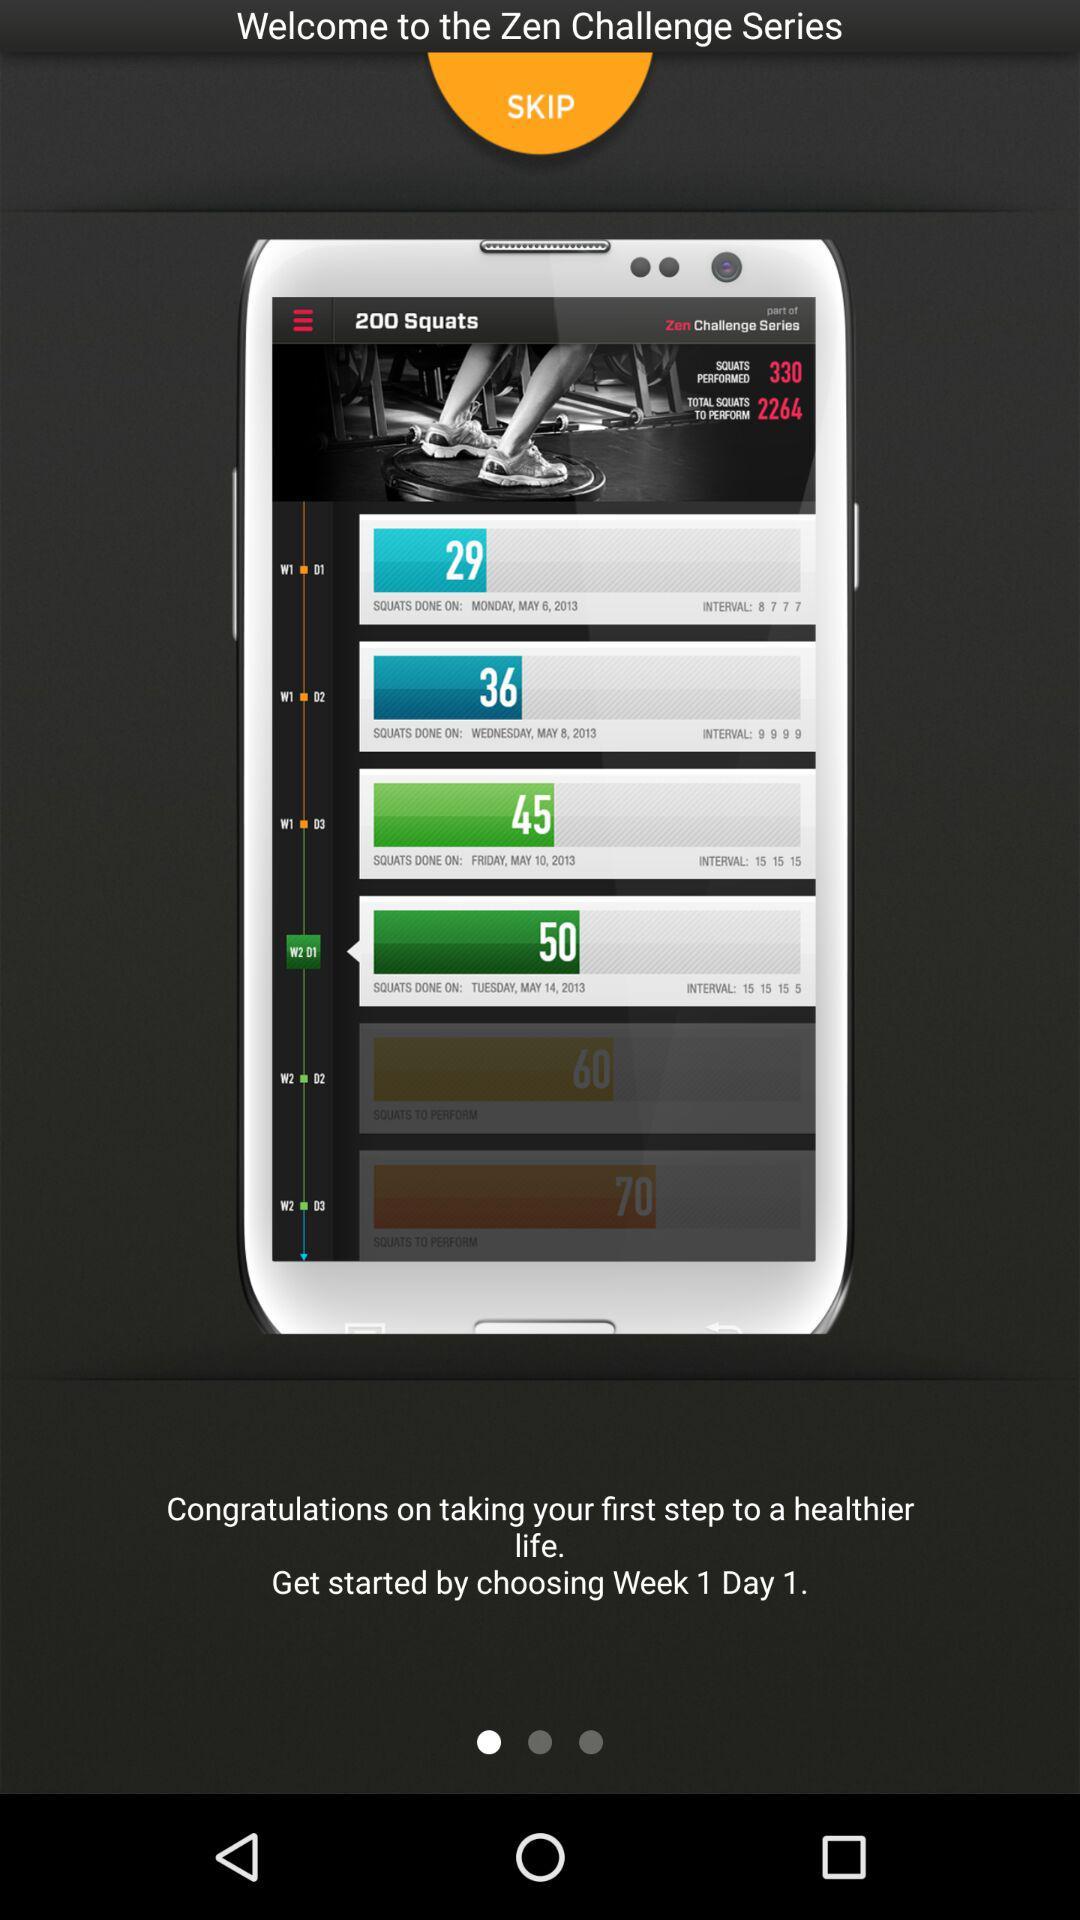 This screenshot has width=1080, height=1920. I want to click on next page, so click(540, 1741).